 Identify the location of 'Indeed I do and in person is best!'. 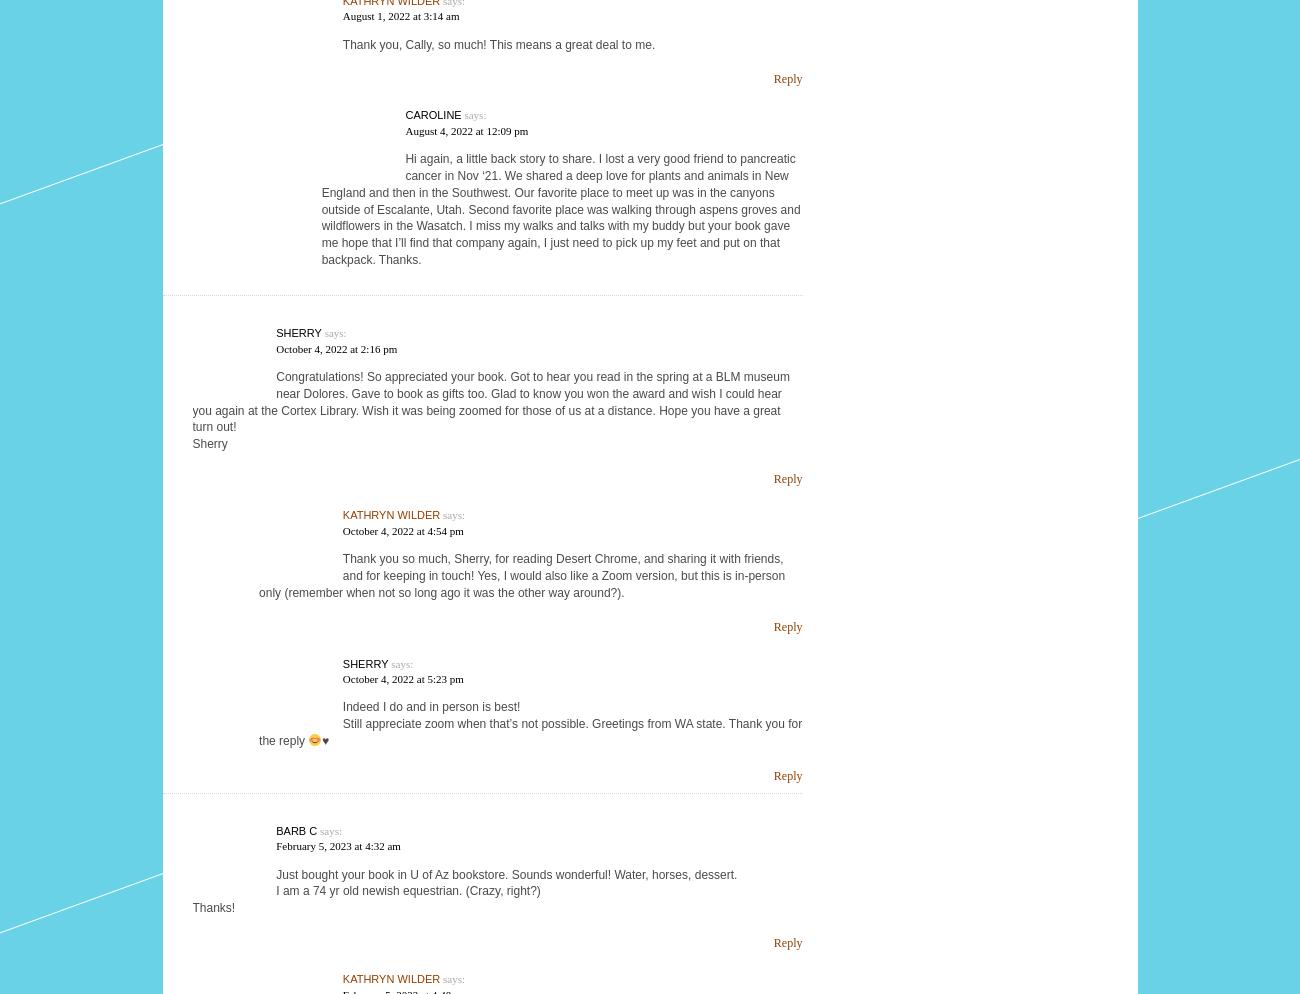
(430, 706).